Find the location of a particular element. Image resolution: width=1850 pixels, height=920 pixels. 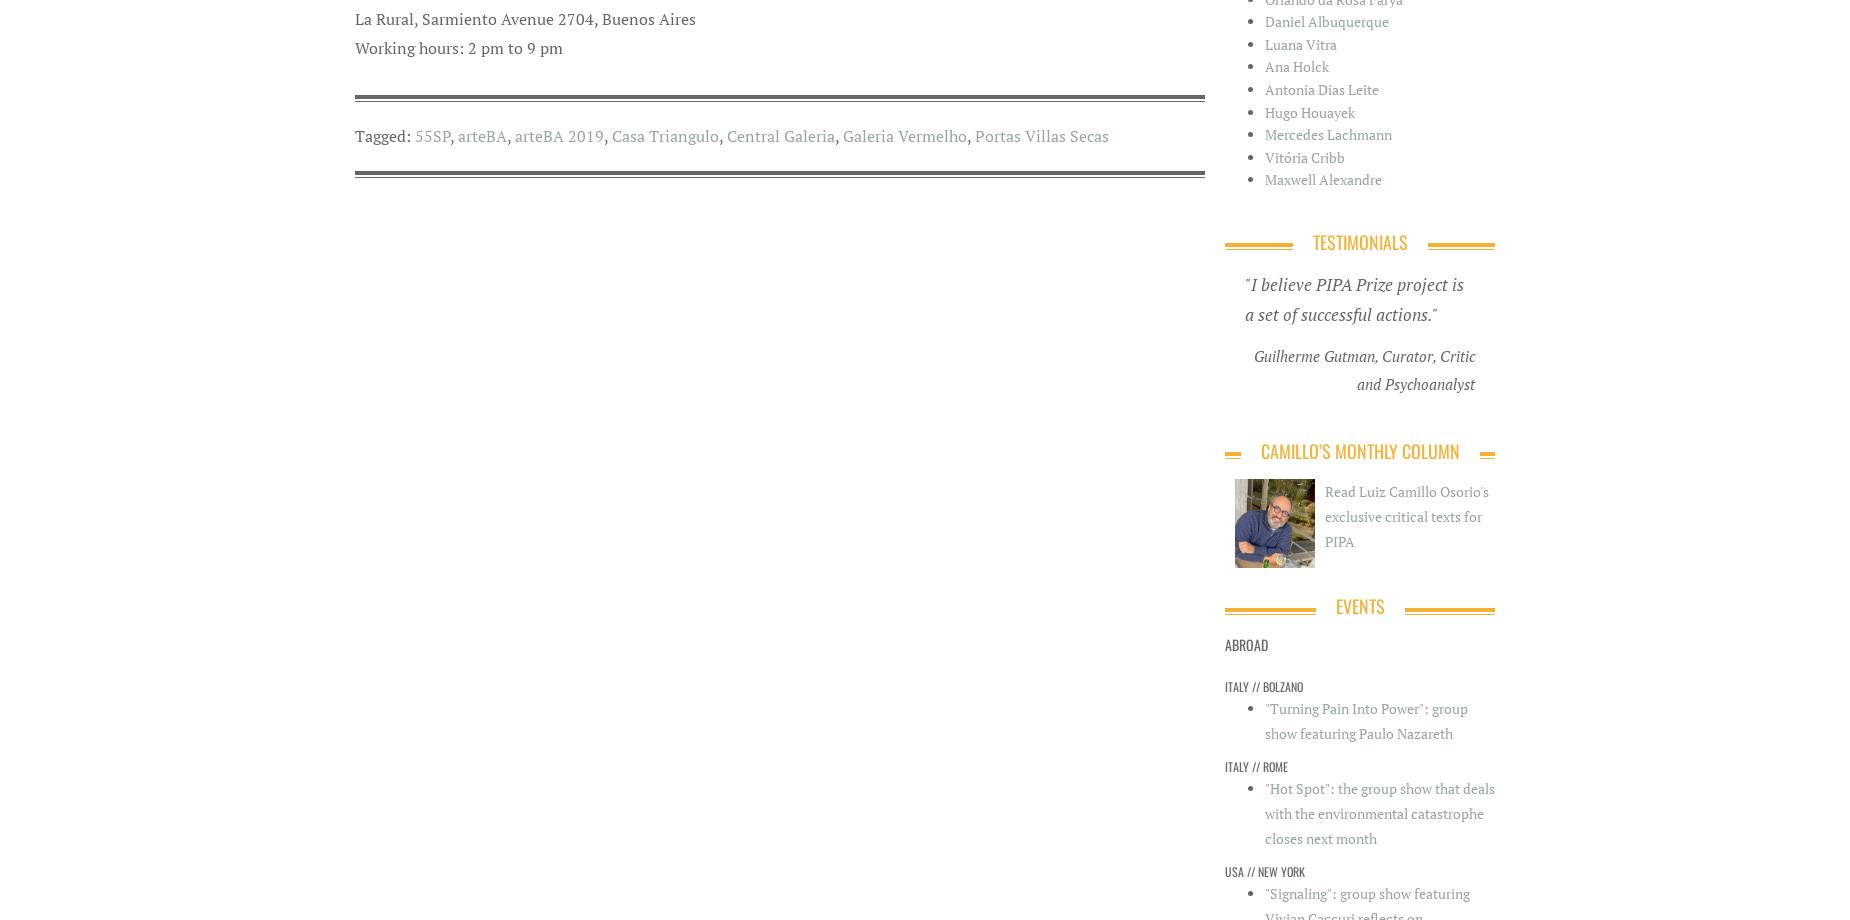

'"Turning Pain Into Power": group show featuring Paulo Nazareth' is located at coordinates (1365, 721).